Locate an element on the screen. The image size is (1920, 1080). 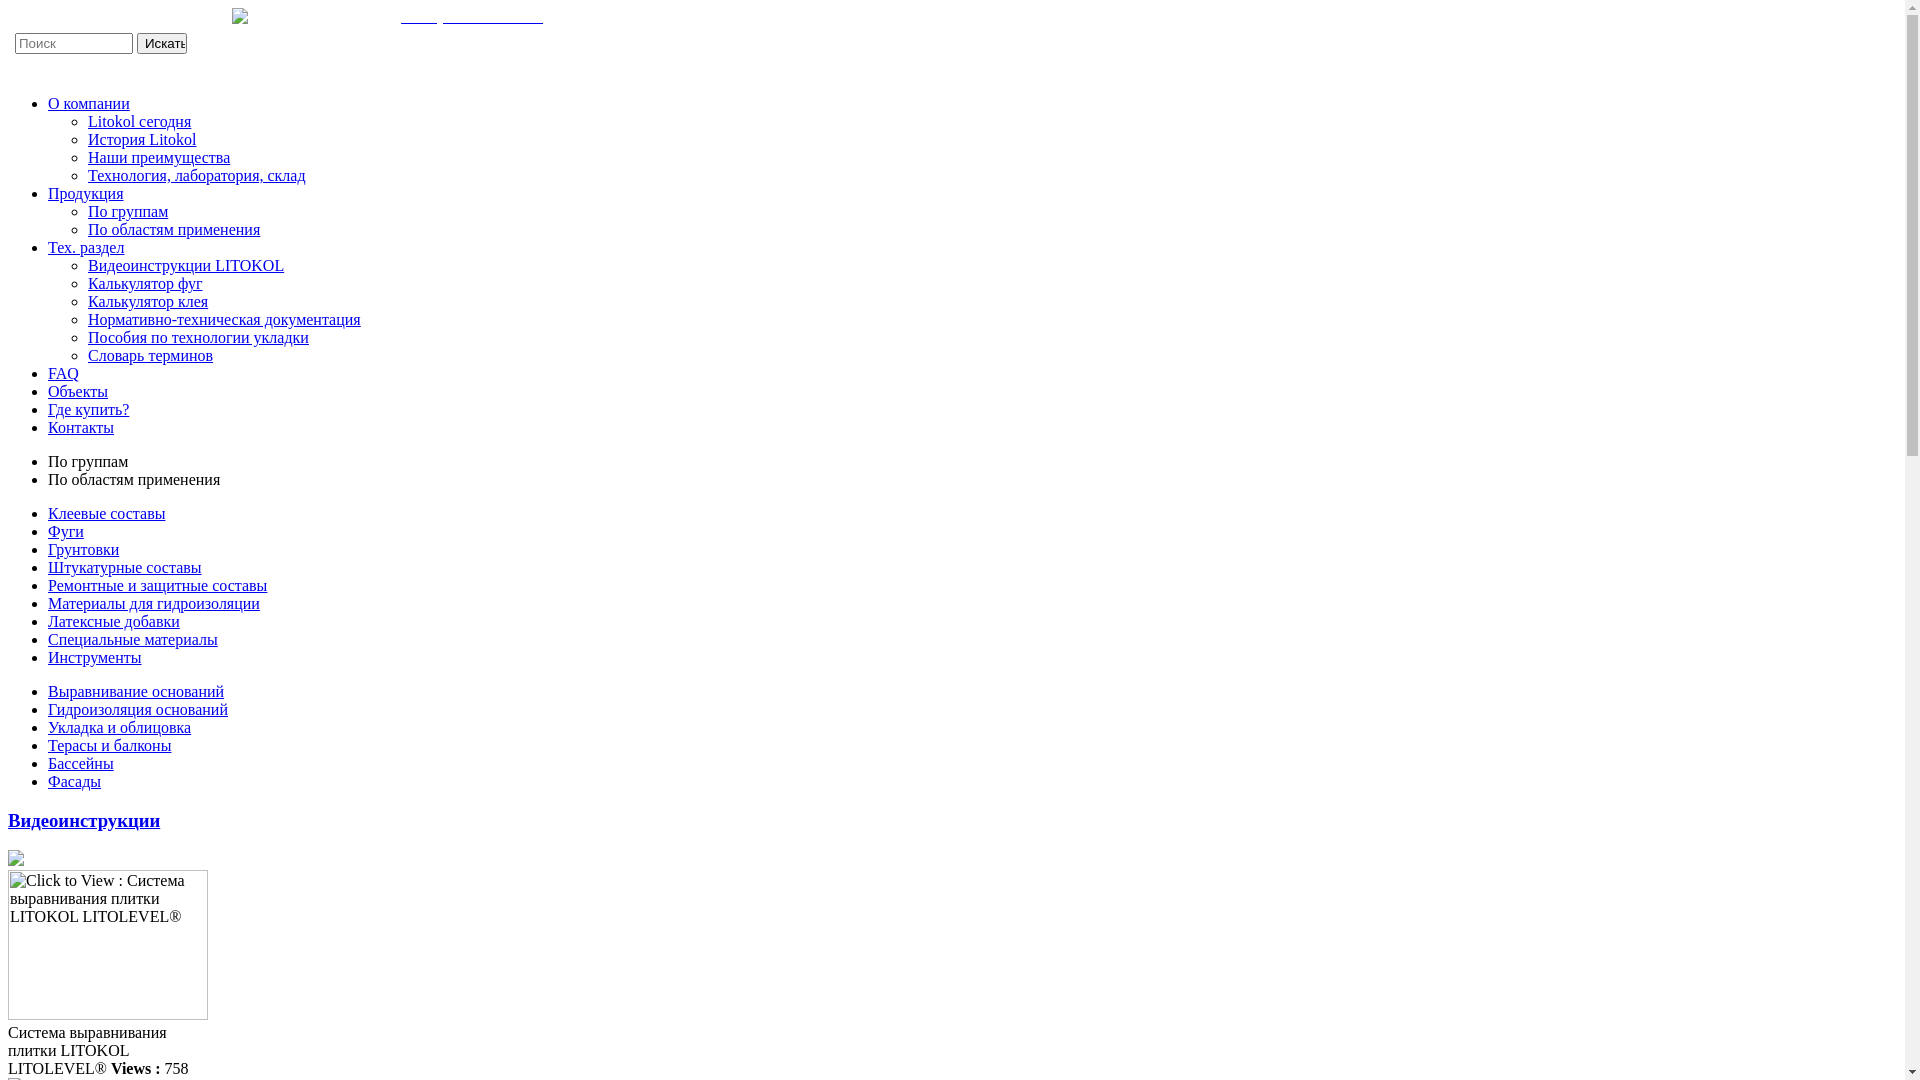
'FAQ' is located at coordinates (63, 373).